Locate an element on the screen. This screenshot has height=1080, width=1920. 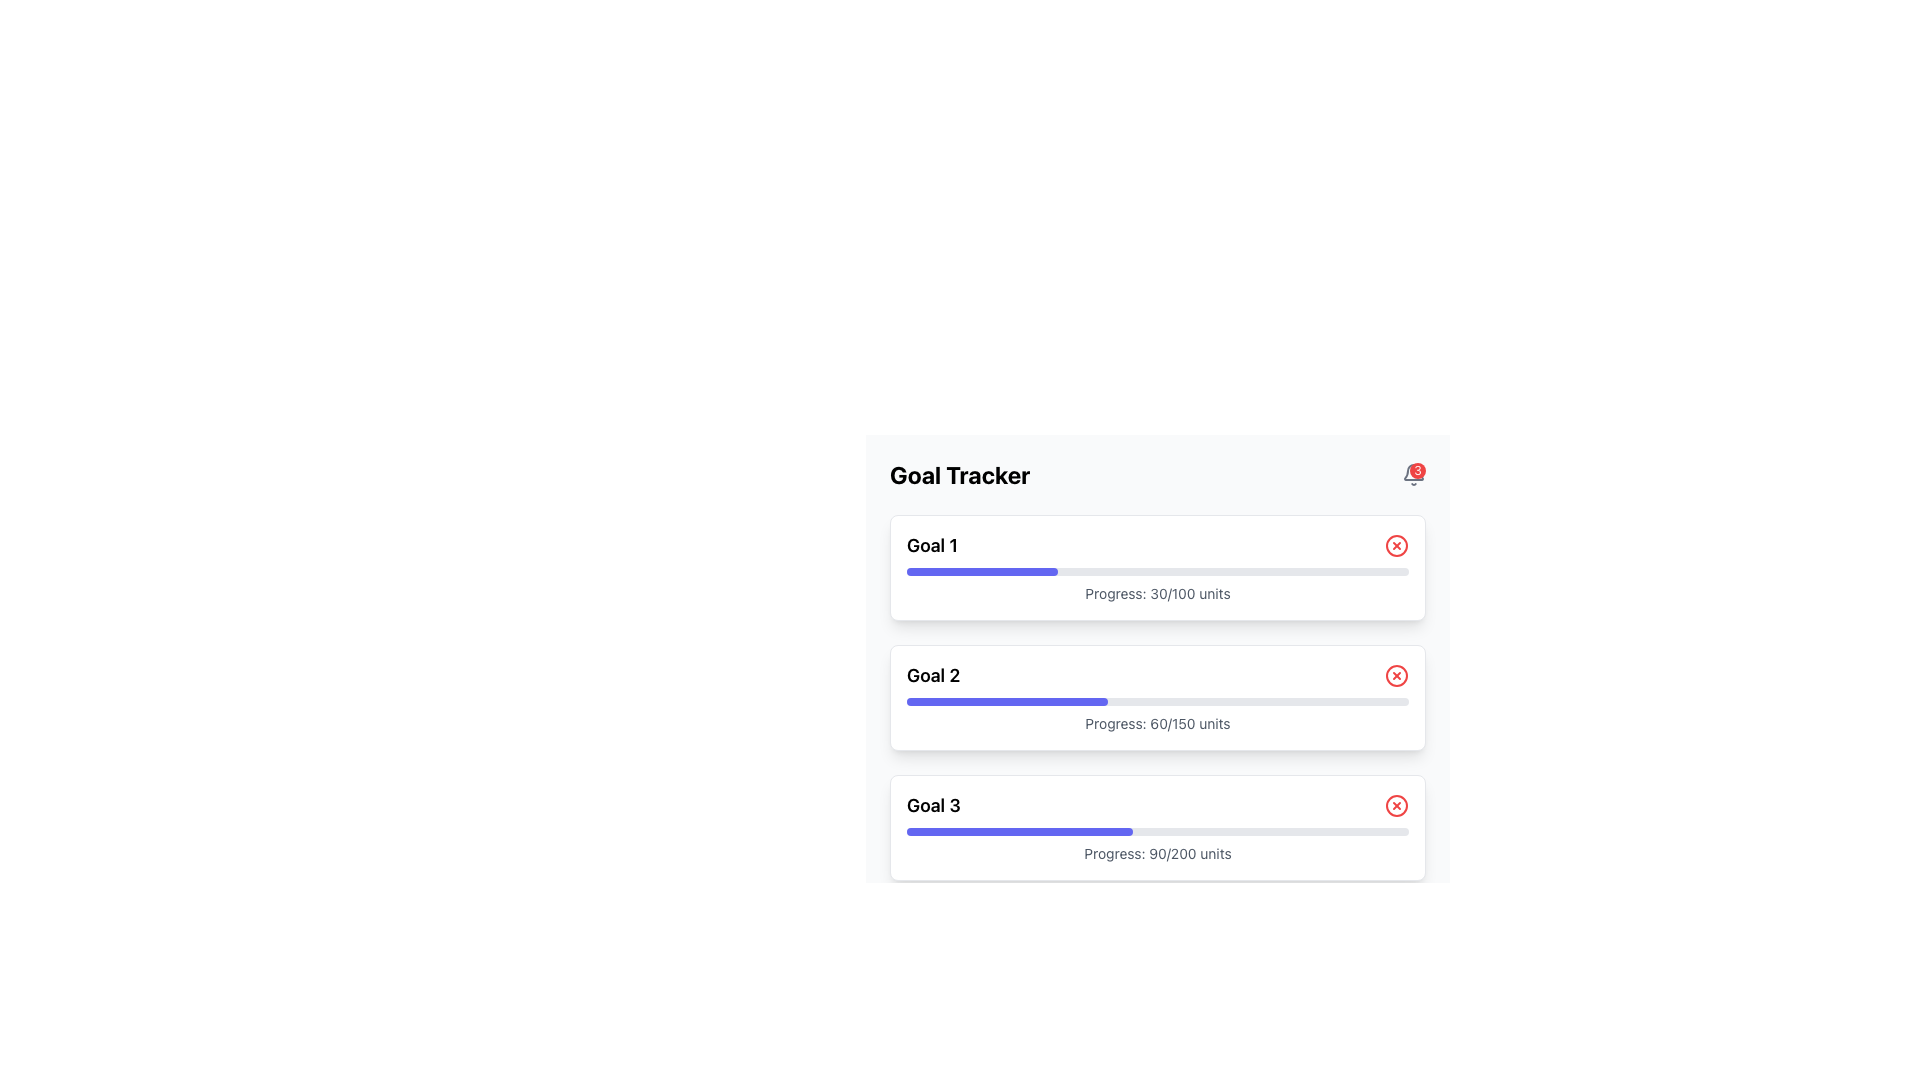
the text label displaying 'Progress: 60/150 units' located below the progress bar for 'Goal 2' is located at coordinates (1157, 724).